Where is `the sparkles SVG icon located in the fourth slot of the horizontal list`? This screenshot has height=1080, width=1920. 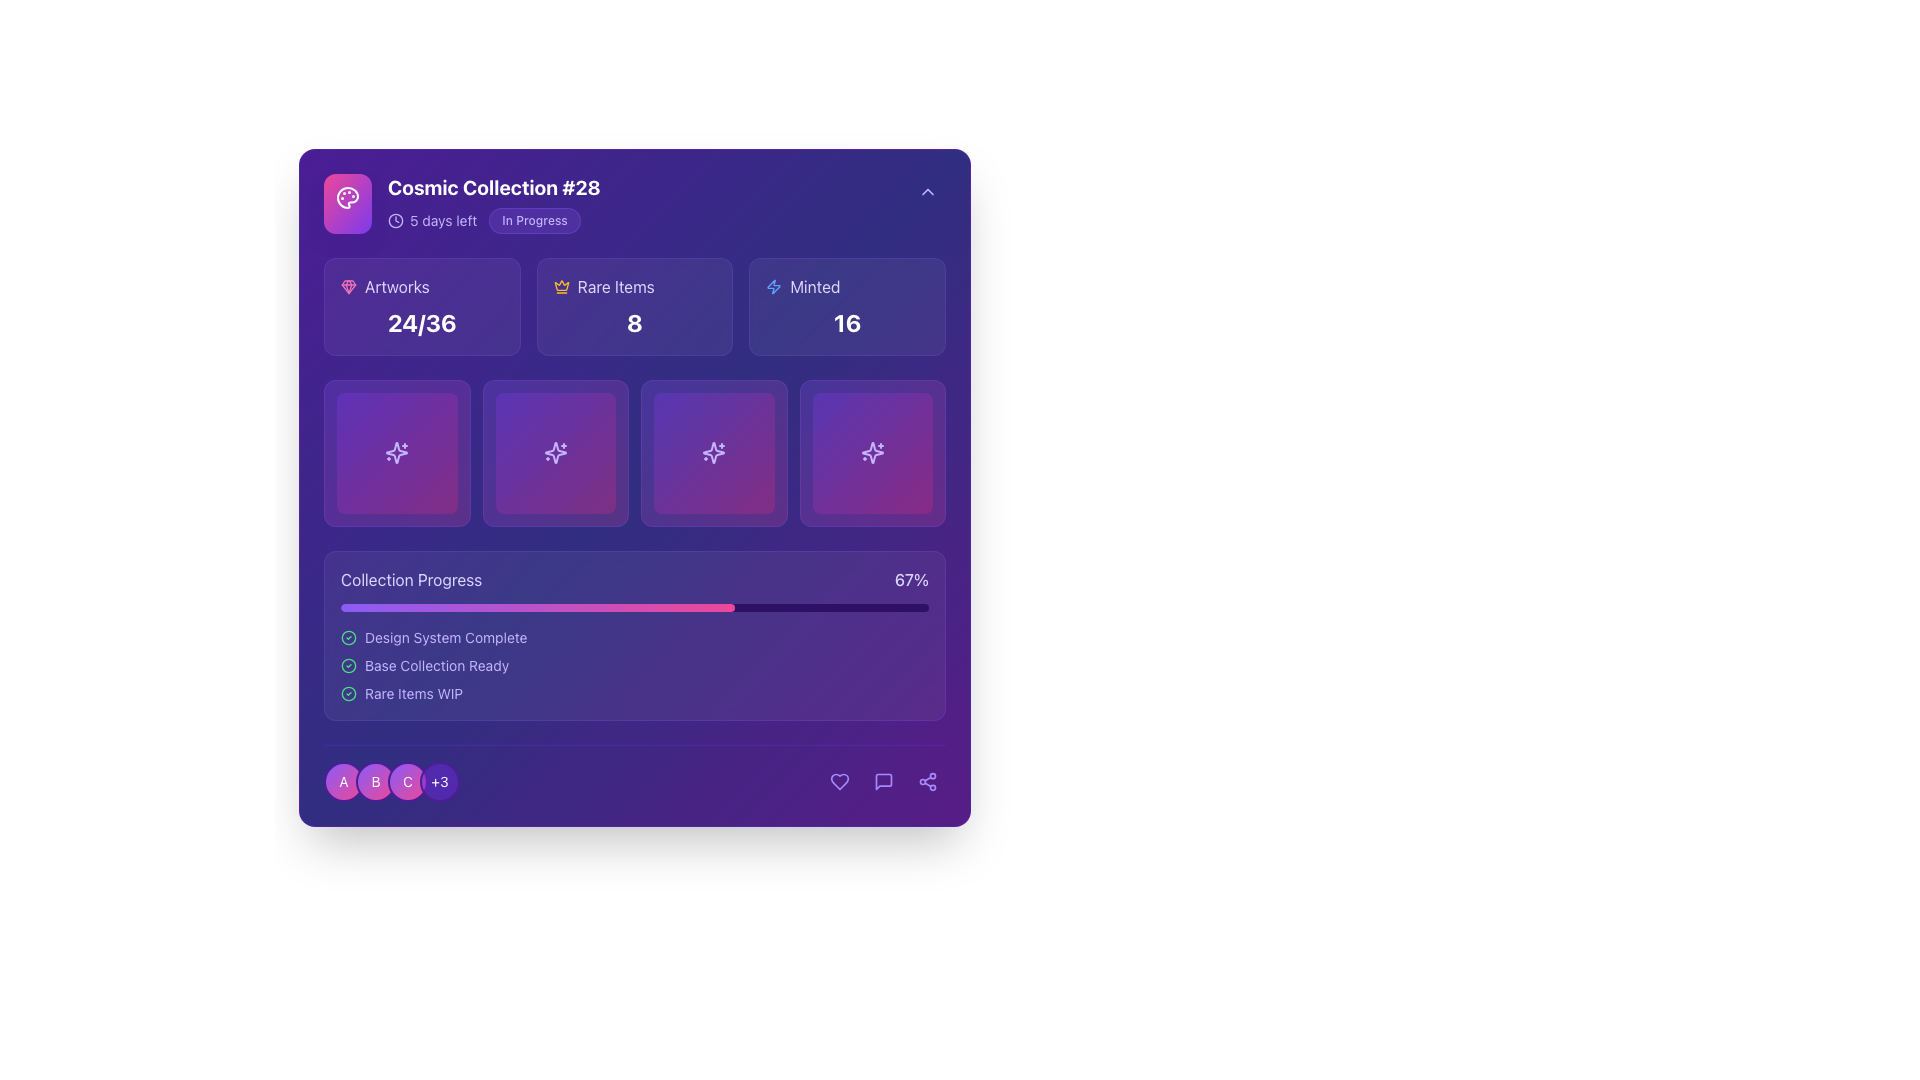
the sparkles SVG icon located in the fourth slot of the horizontal list is located at coordinates (872, 453).